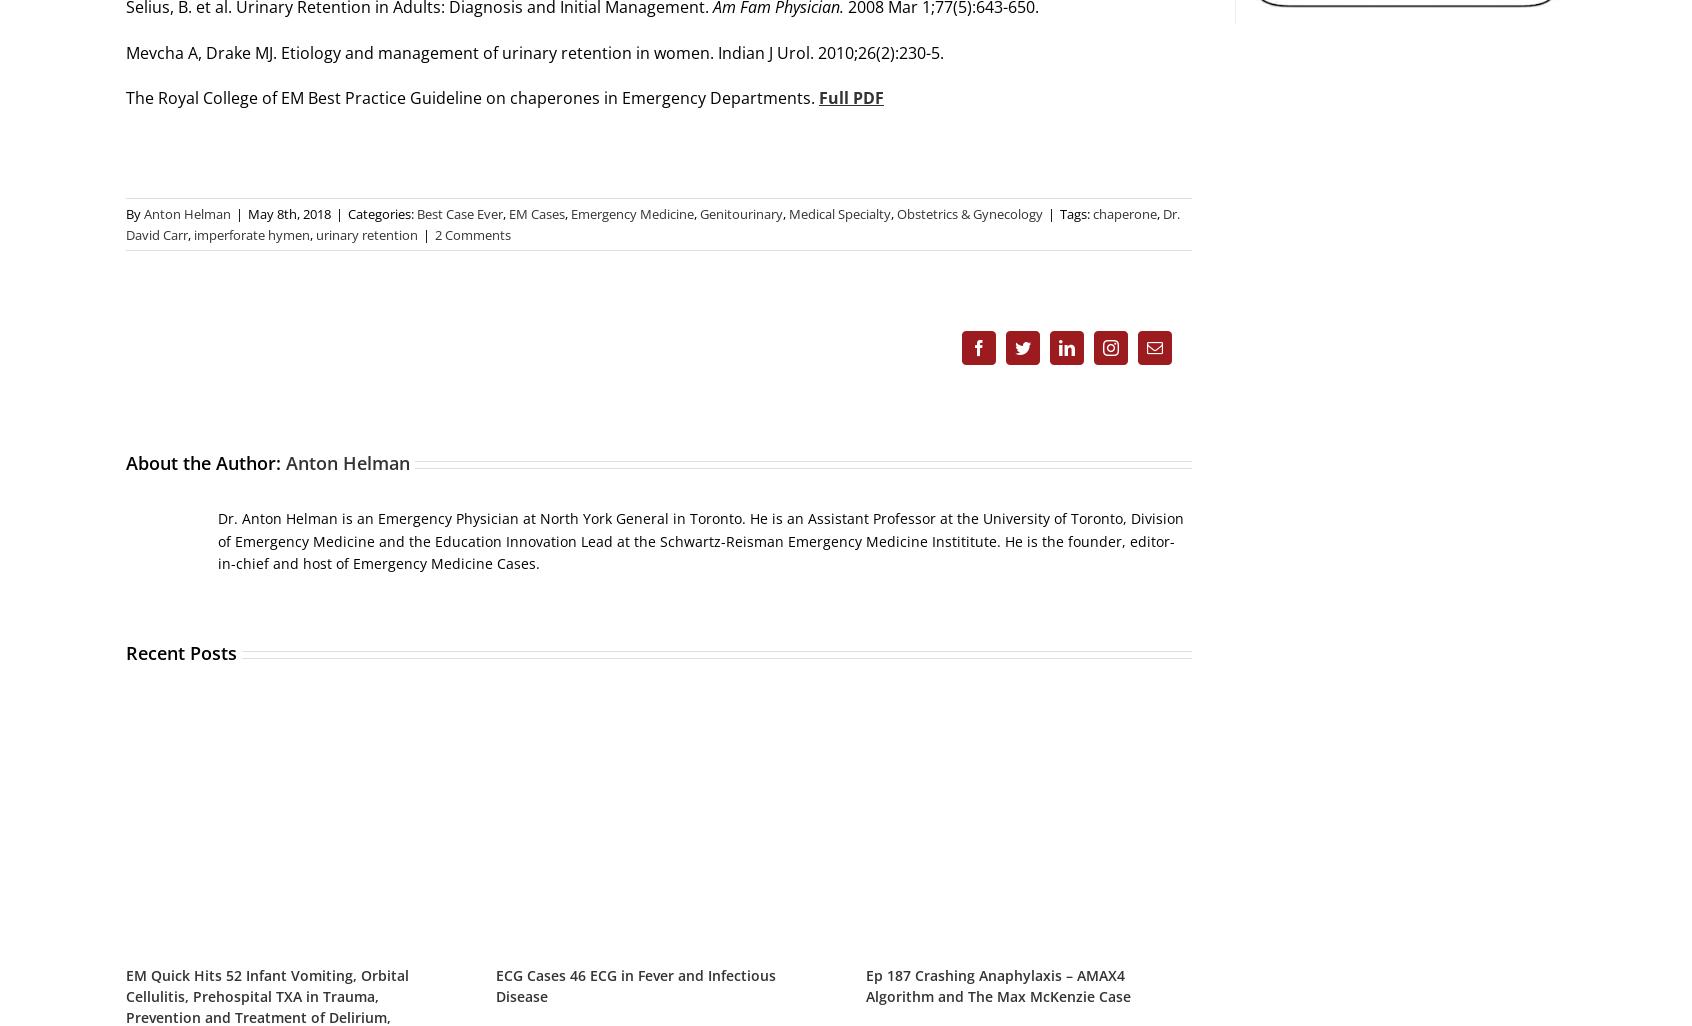 Image resolution: width=1692 pixels, height=1026 pixels. I want to click on 'Emergency Medicine', so click(570, 214).